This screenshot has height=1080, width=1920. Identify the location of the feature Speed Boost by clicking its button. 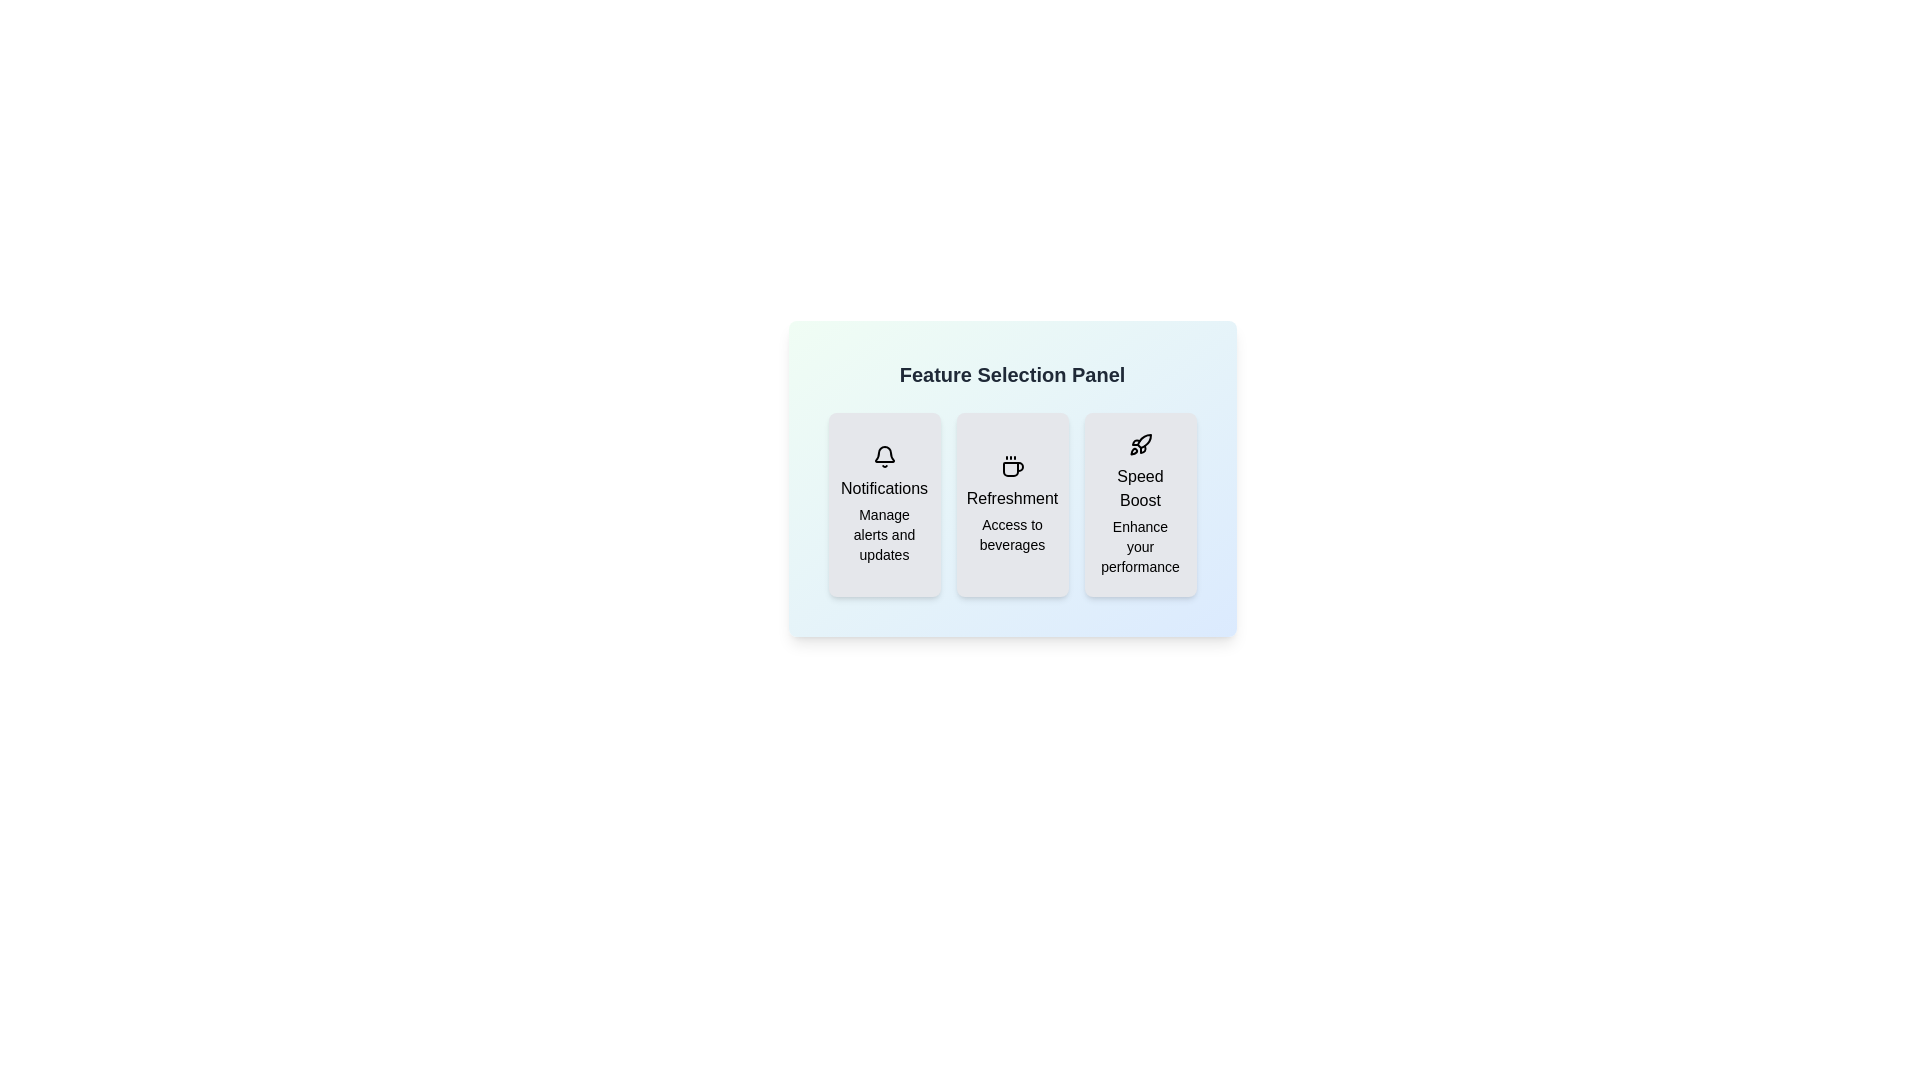
(1140, 504).